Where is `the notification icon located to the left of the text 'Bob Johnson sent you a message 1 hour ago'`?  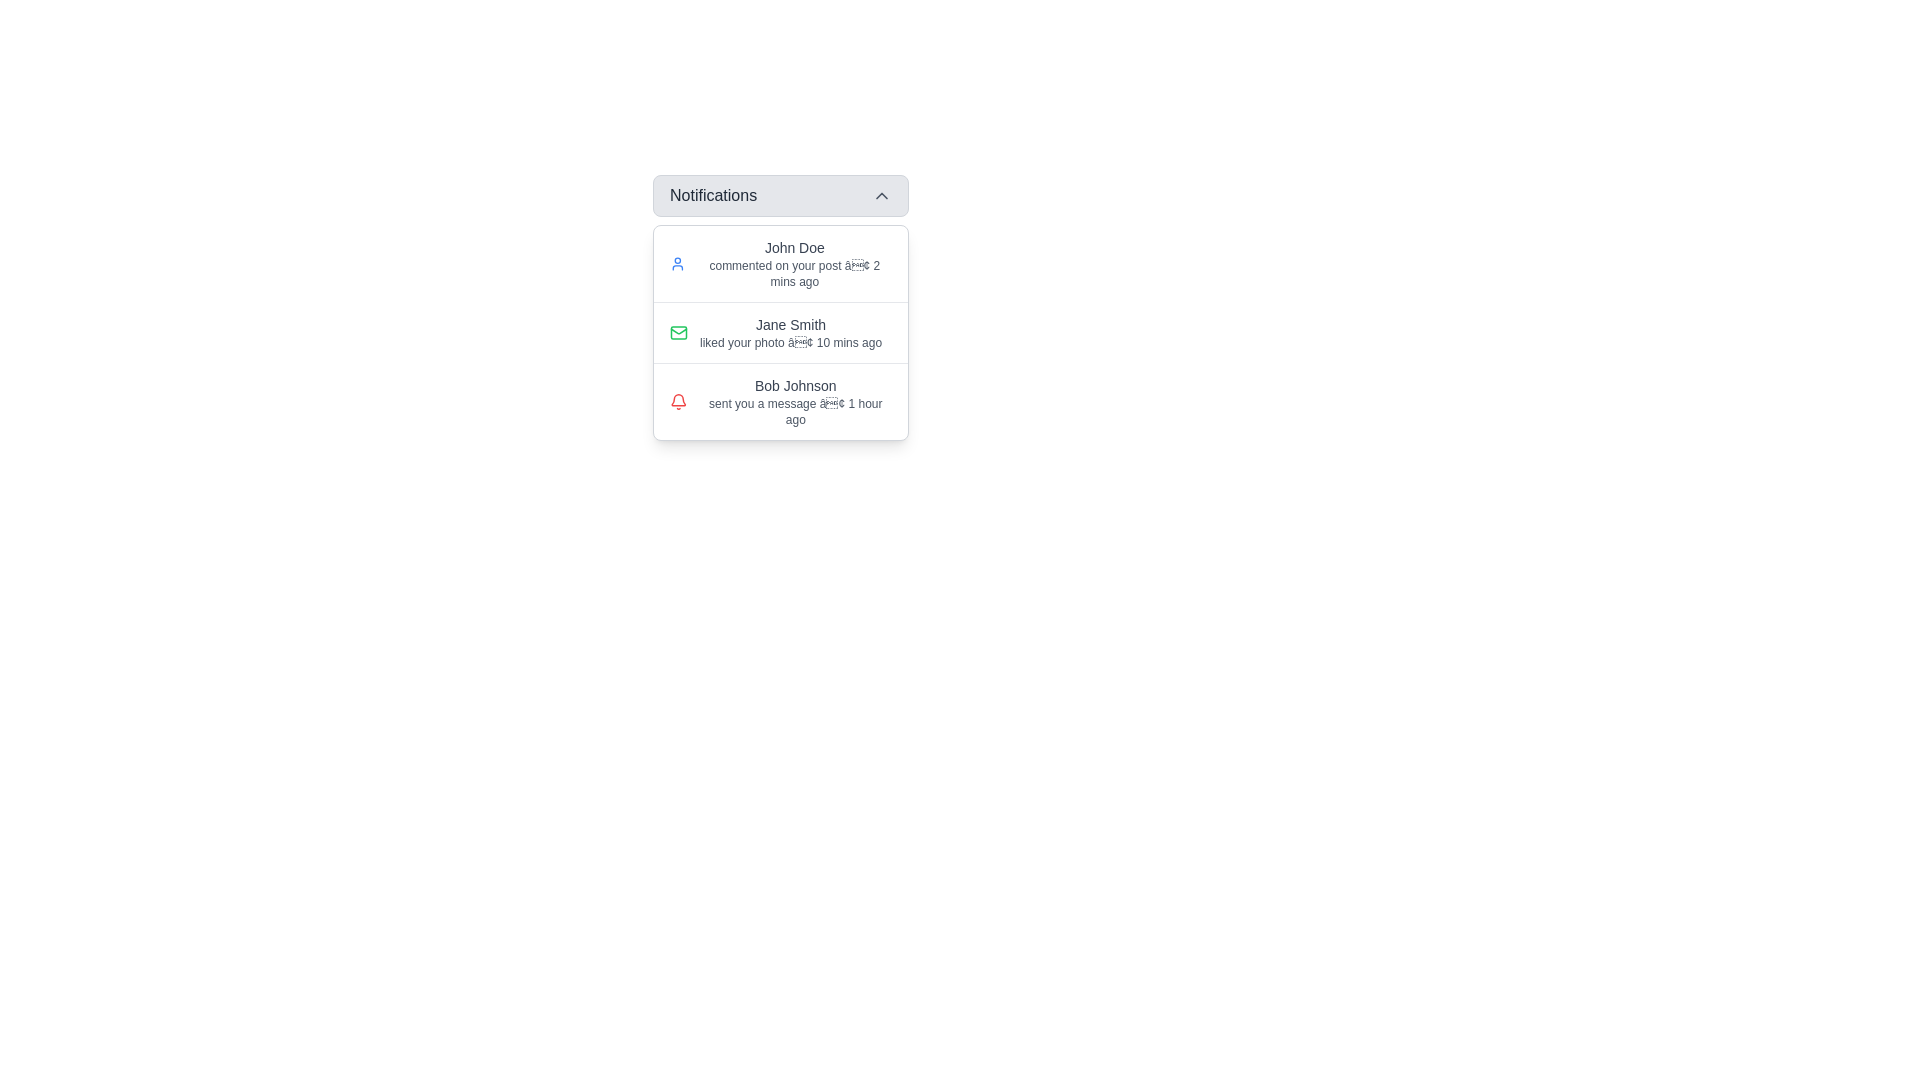 the notification icon located to the left of the text 'Bob Johnson sent you a message 1 hour ago' is located at coordinates (678, 400).